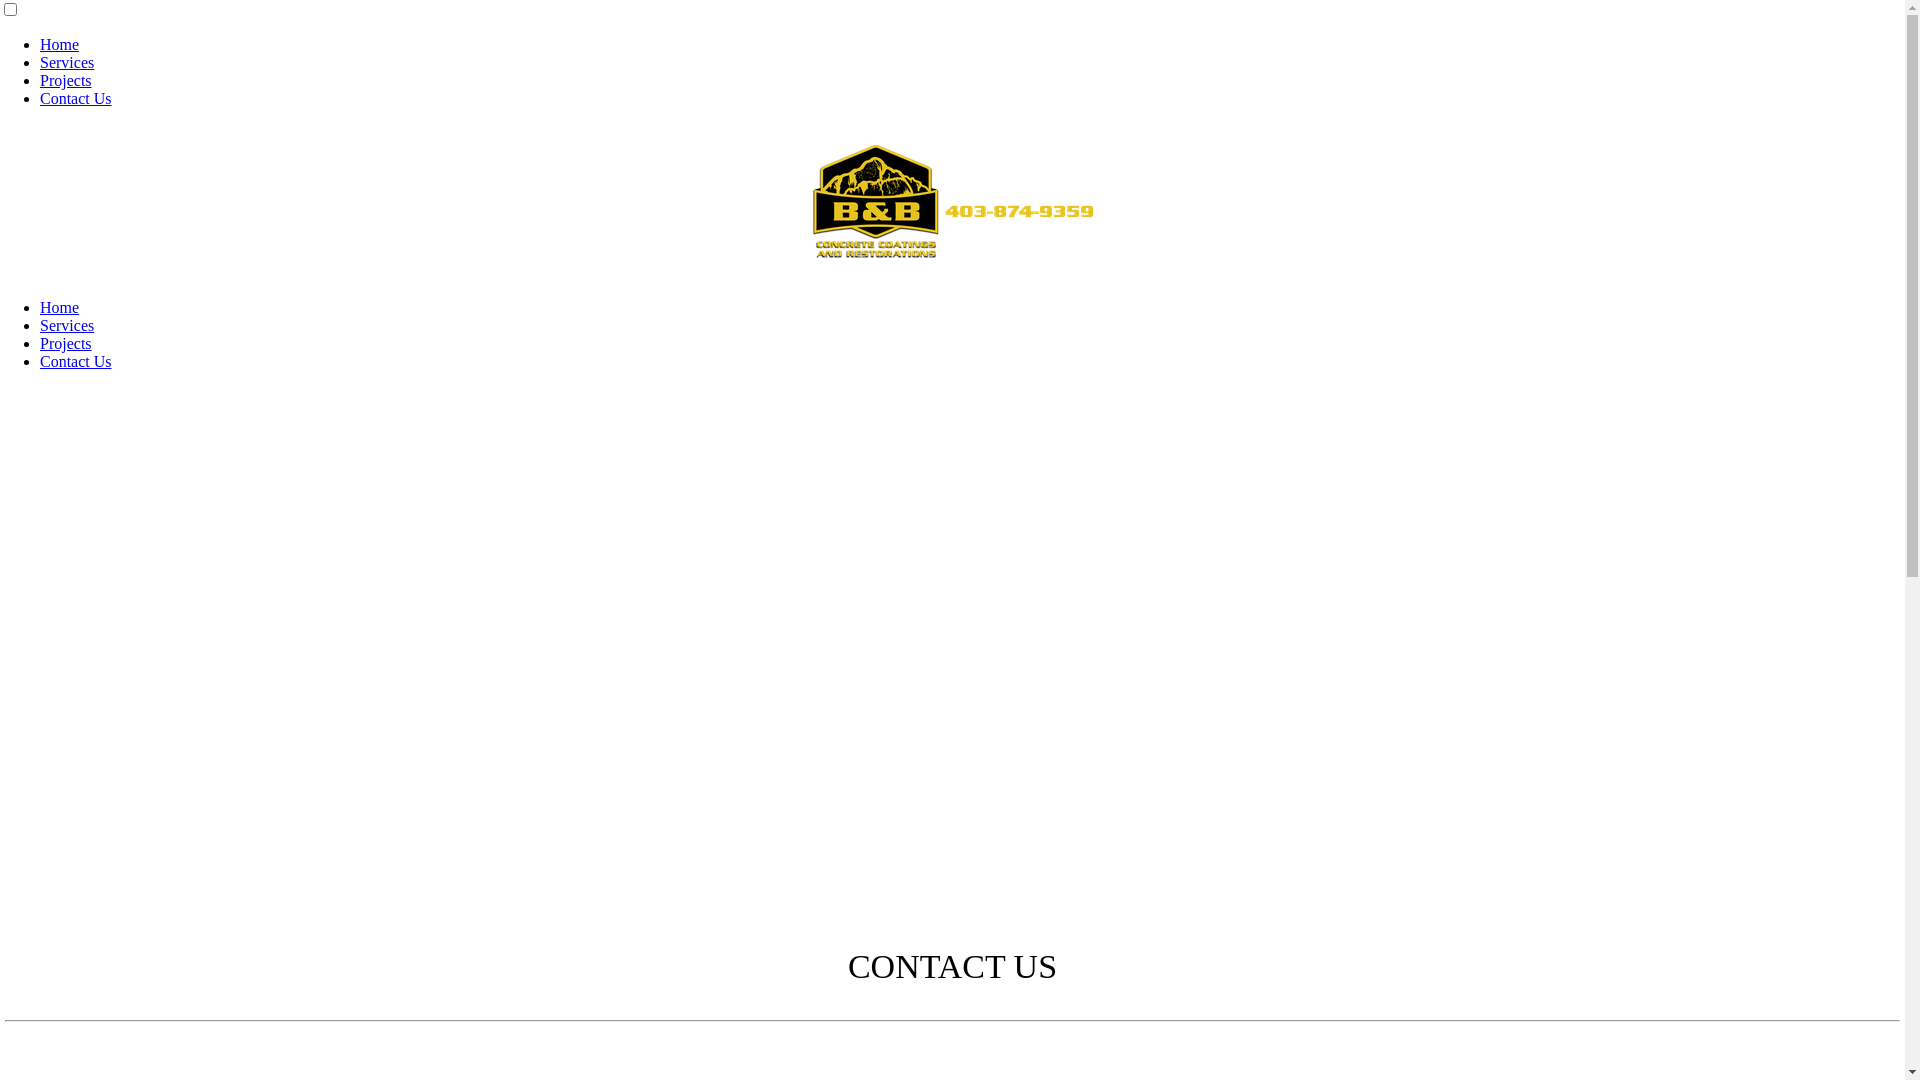  What do you see at coordinates (67, 324) in the screenshot?
I see `'Services'` at bounding box center [67, 324].